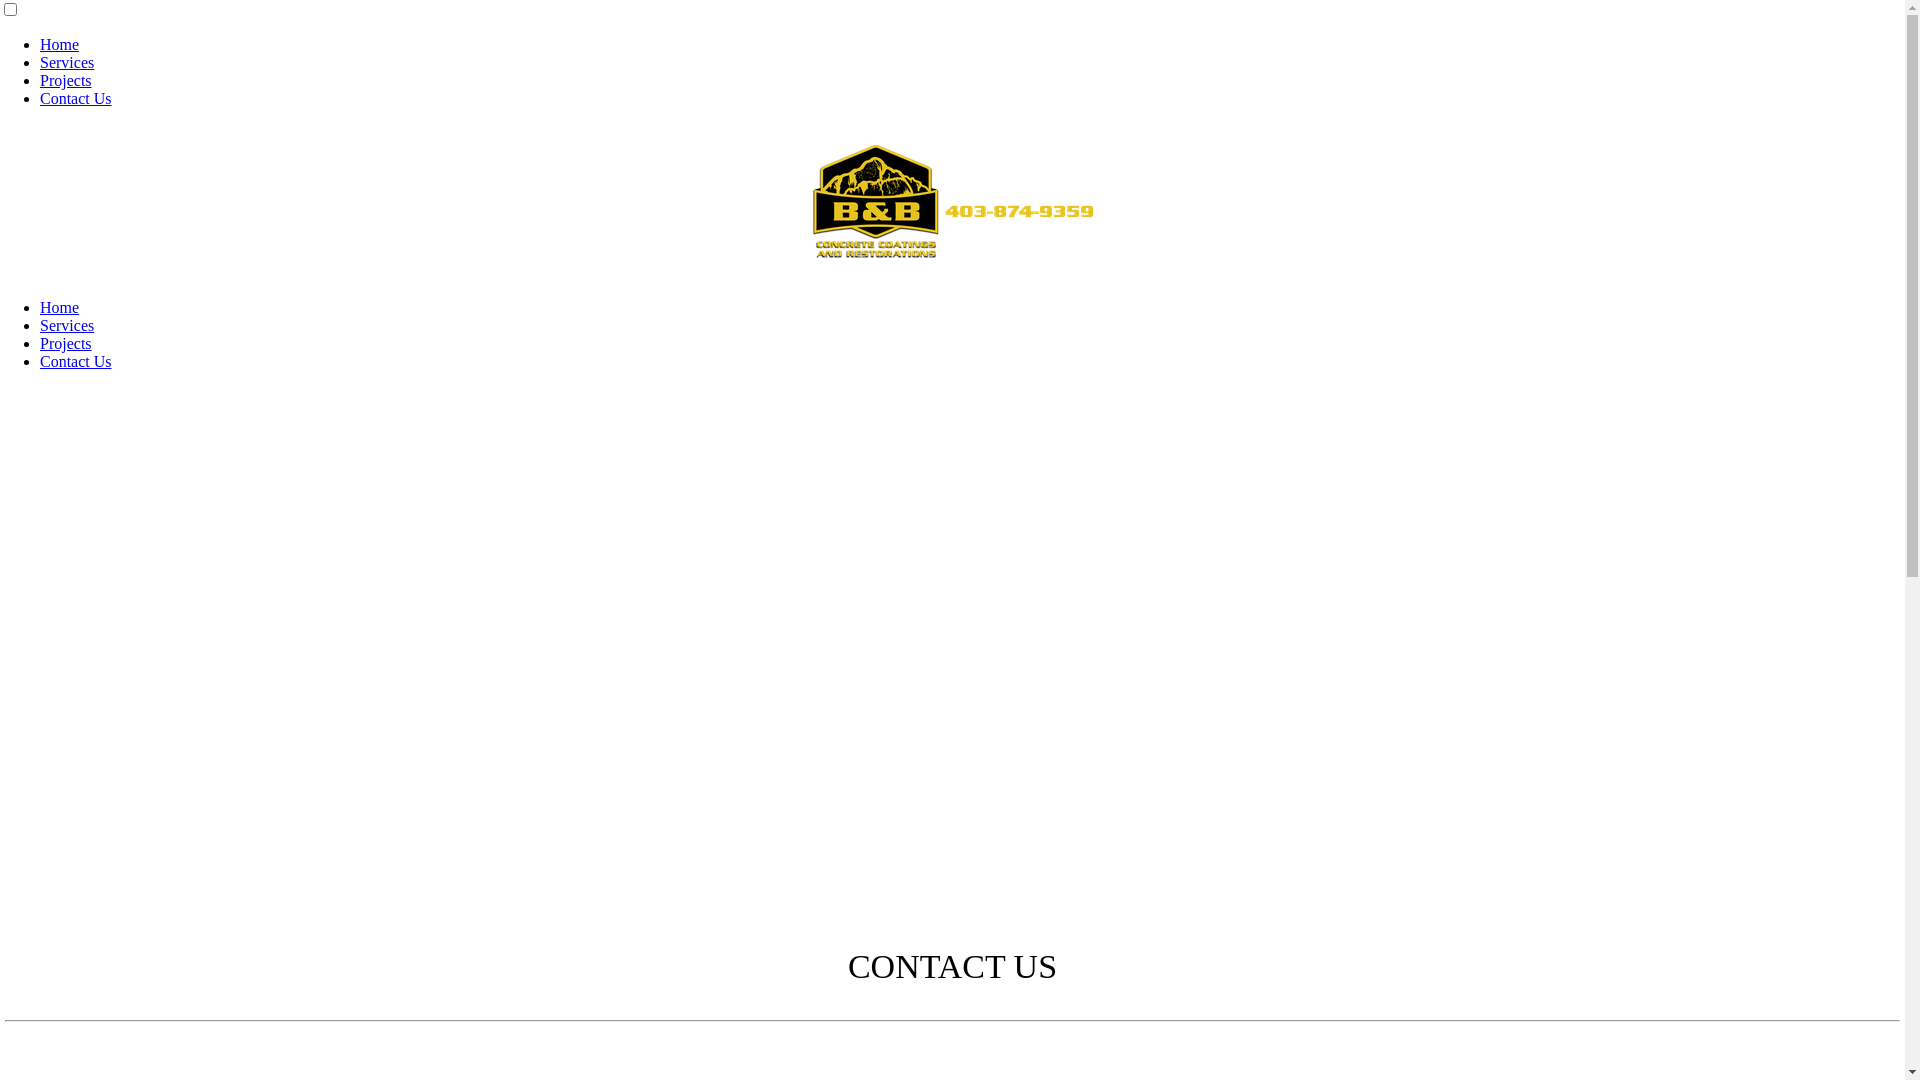  What do you see at coordinates (67, 324) in the screenshot?
I see `'Services'` at bounding box center [67, 324].